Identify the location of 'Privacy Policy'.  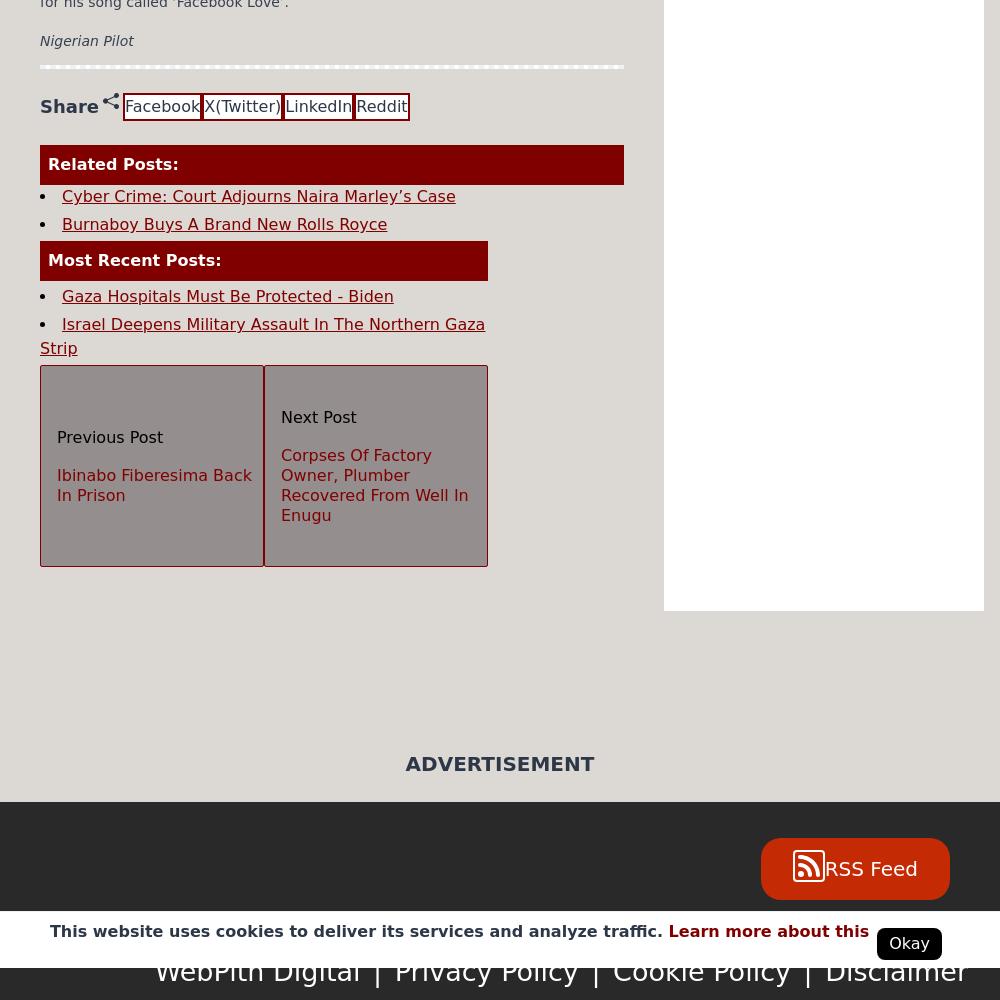
(394, 969).